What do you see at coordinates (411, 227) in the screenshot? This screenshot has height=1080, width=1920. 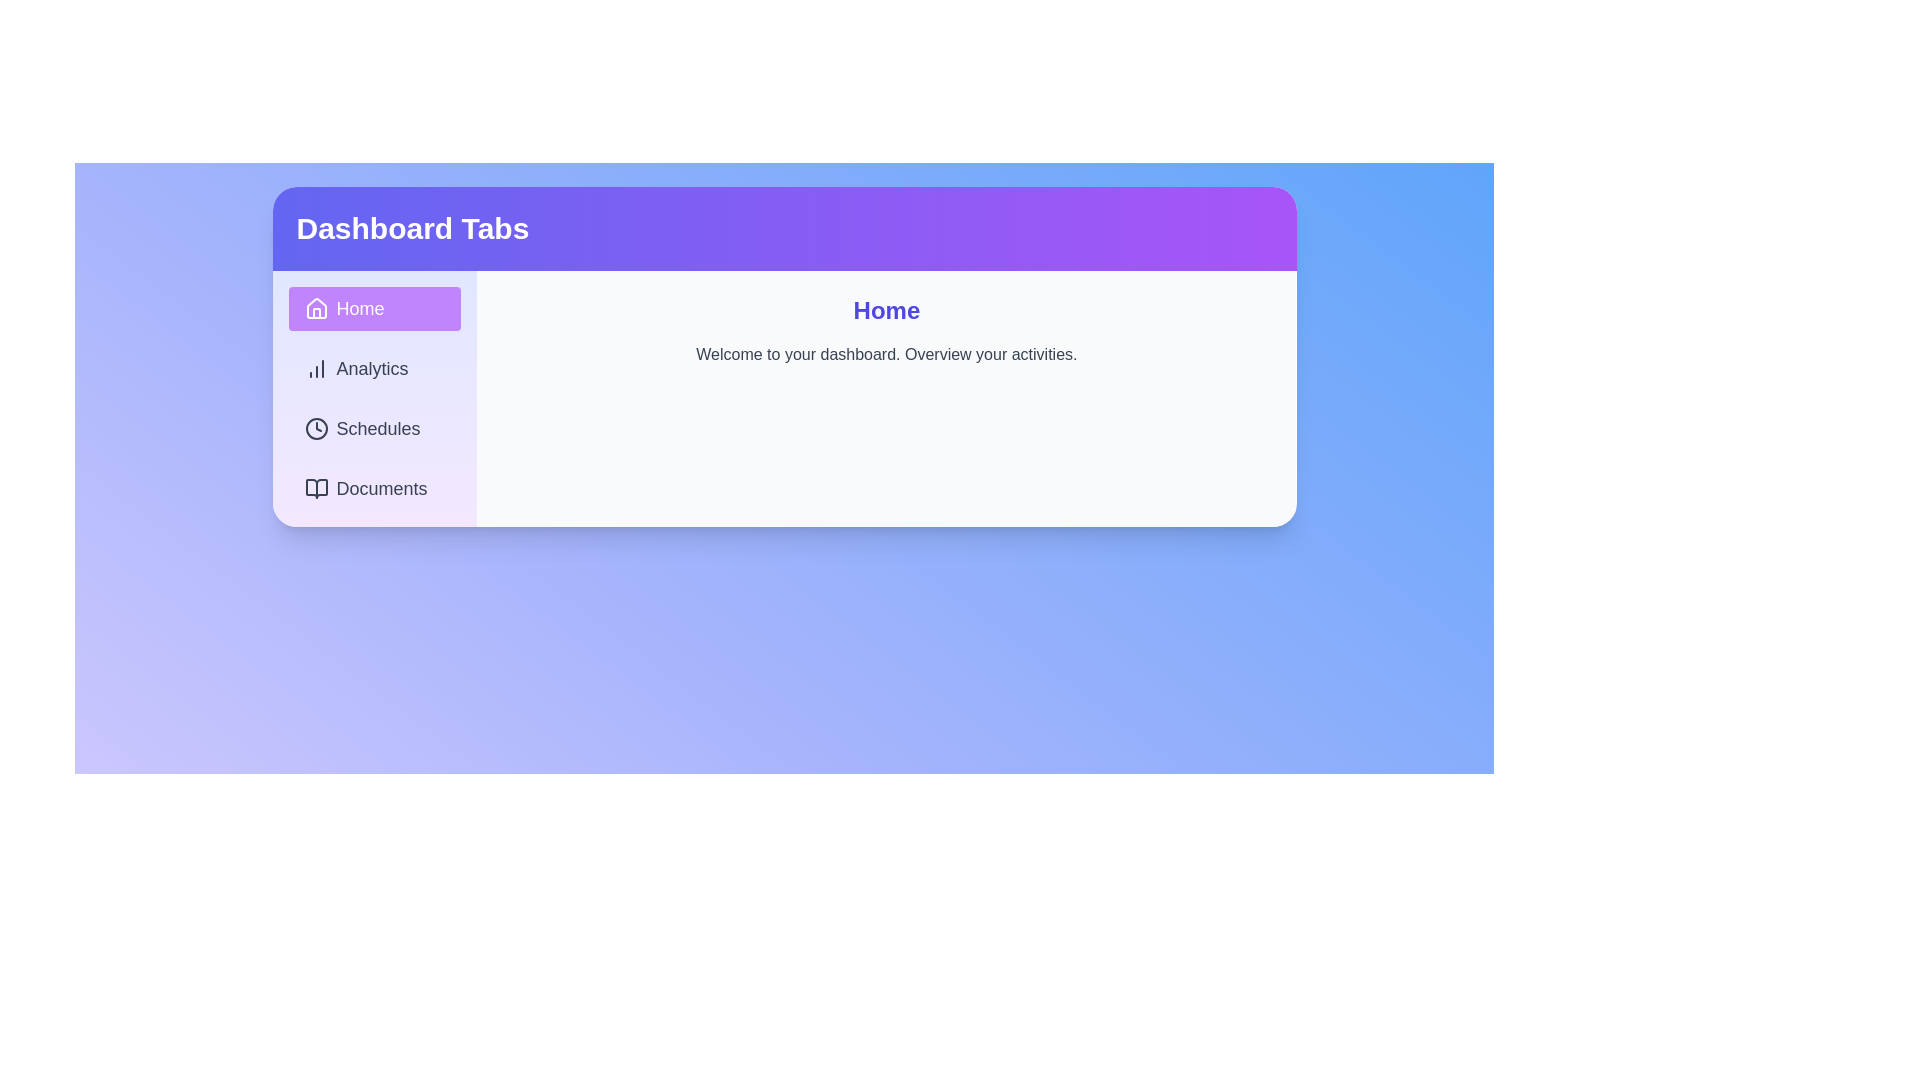 I see `the header text labeled 'Dashboard Tabs'` at bounding box center [411, 227].